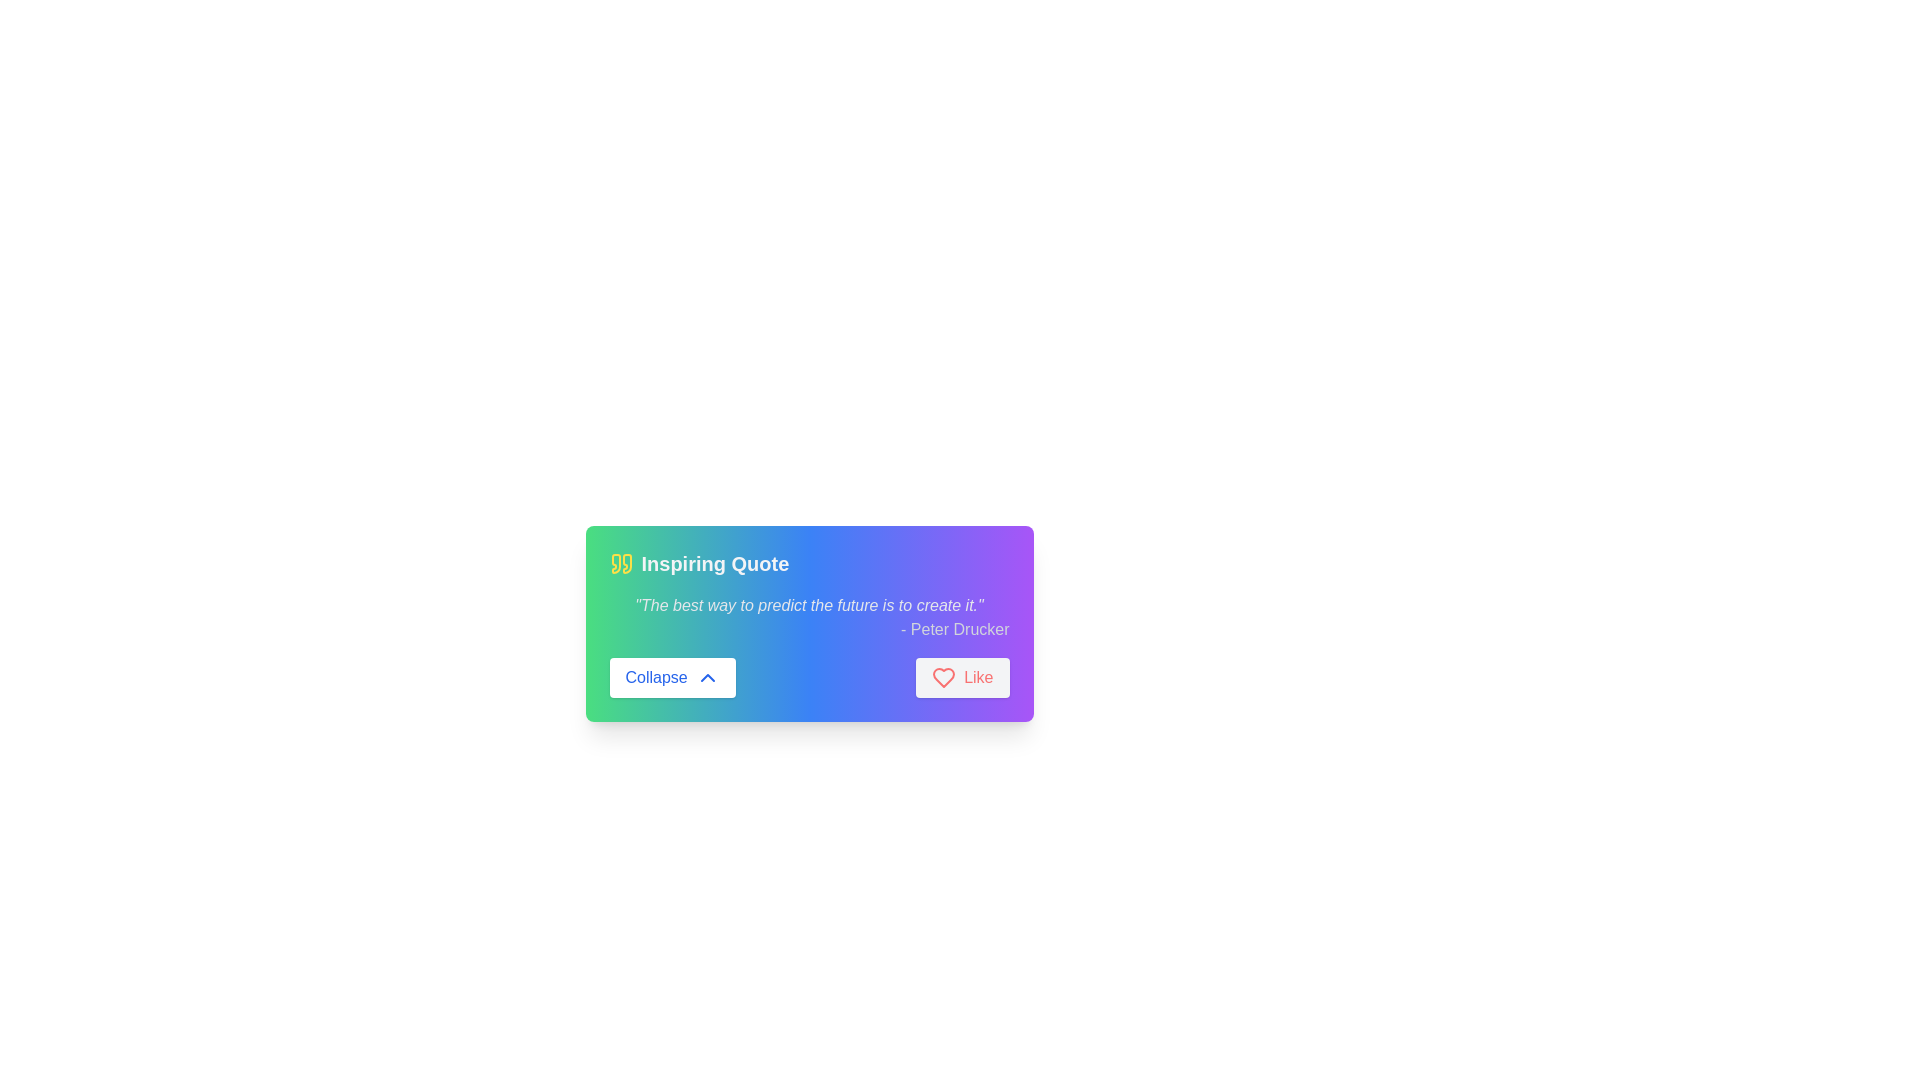 The height and width of the screenshot is (1080, 1920). What do you see at coordinates (620, 563) in the screenshot?
I see `the bright yellow quotation marks icon, which is positioned to the far left of the text 'Inspiring Quote' and slightly above the center vertically` at bounding box center [620, 563].